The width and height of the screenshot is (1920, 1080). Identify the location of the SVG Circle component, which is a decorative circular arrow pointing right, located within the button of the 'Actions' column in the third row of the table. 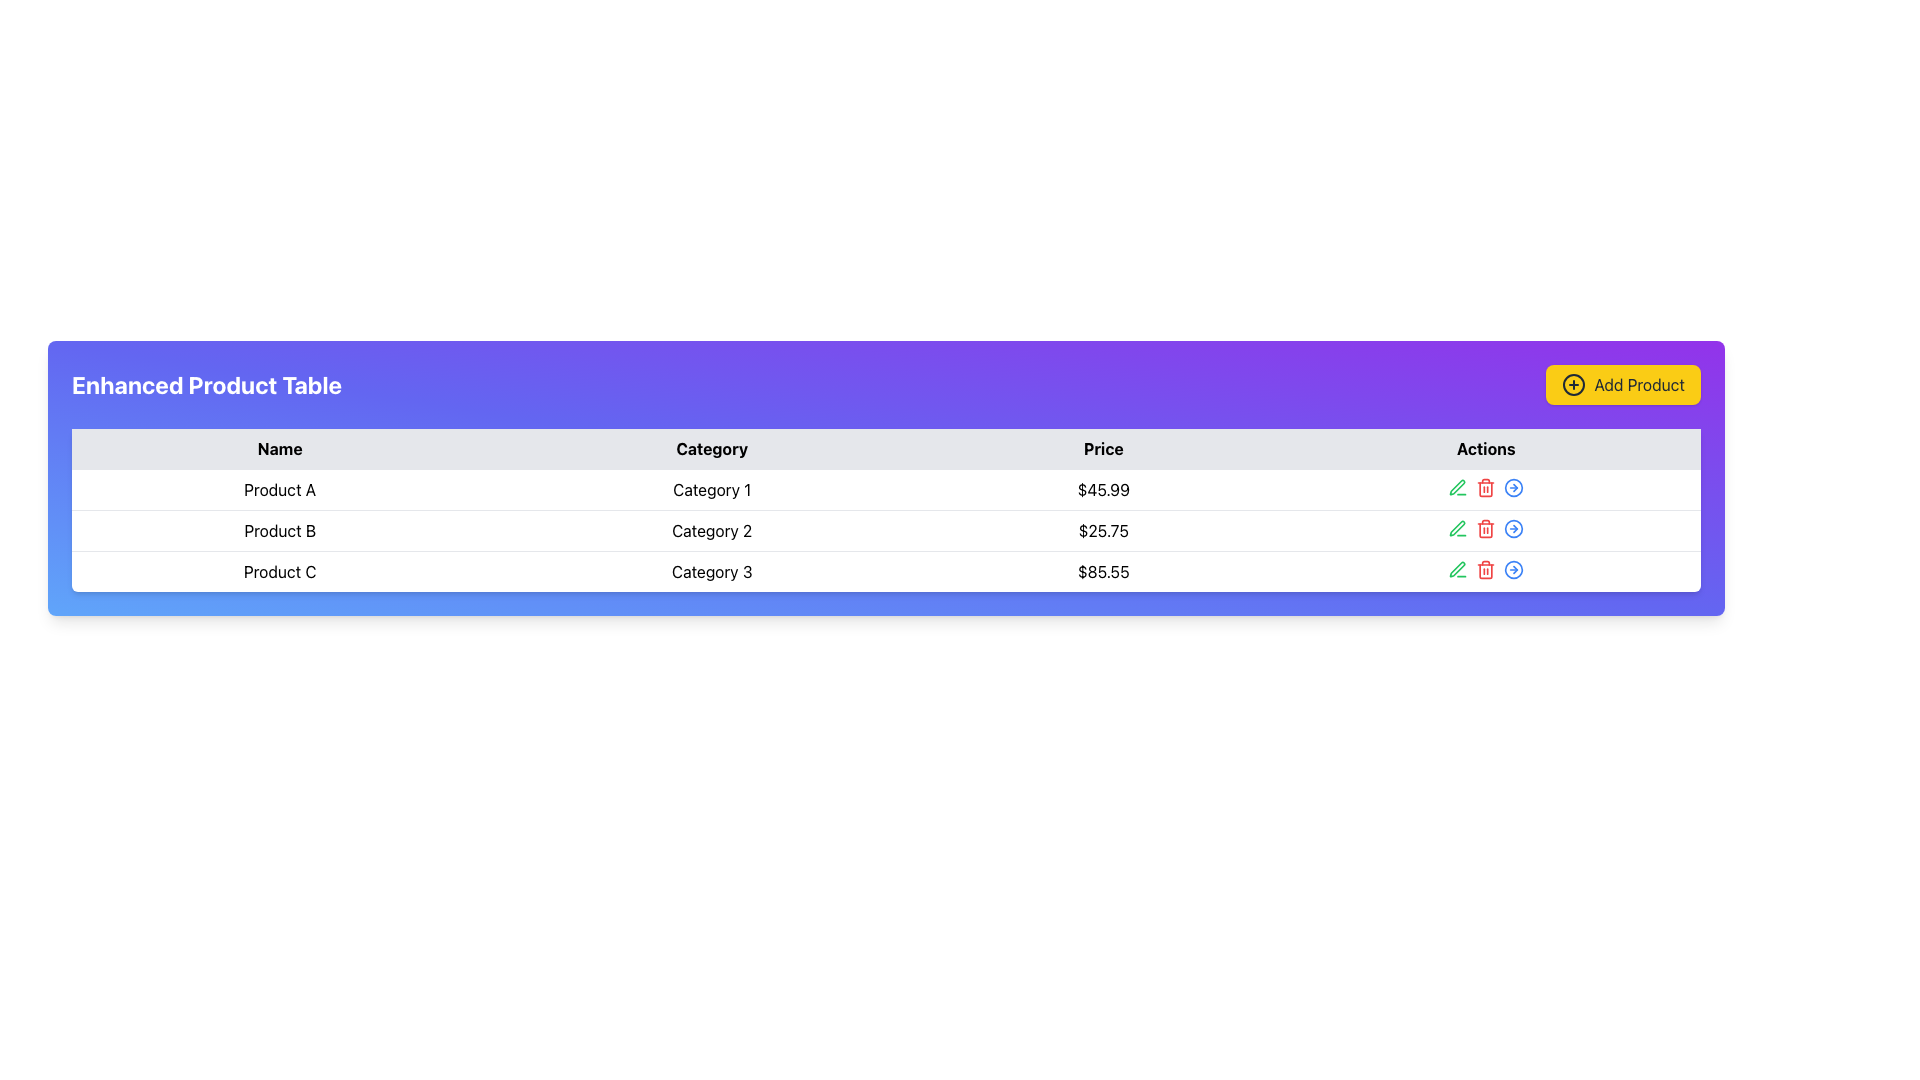
(1514, 488).